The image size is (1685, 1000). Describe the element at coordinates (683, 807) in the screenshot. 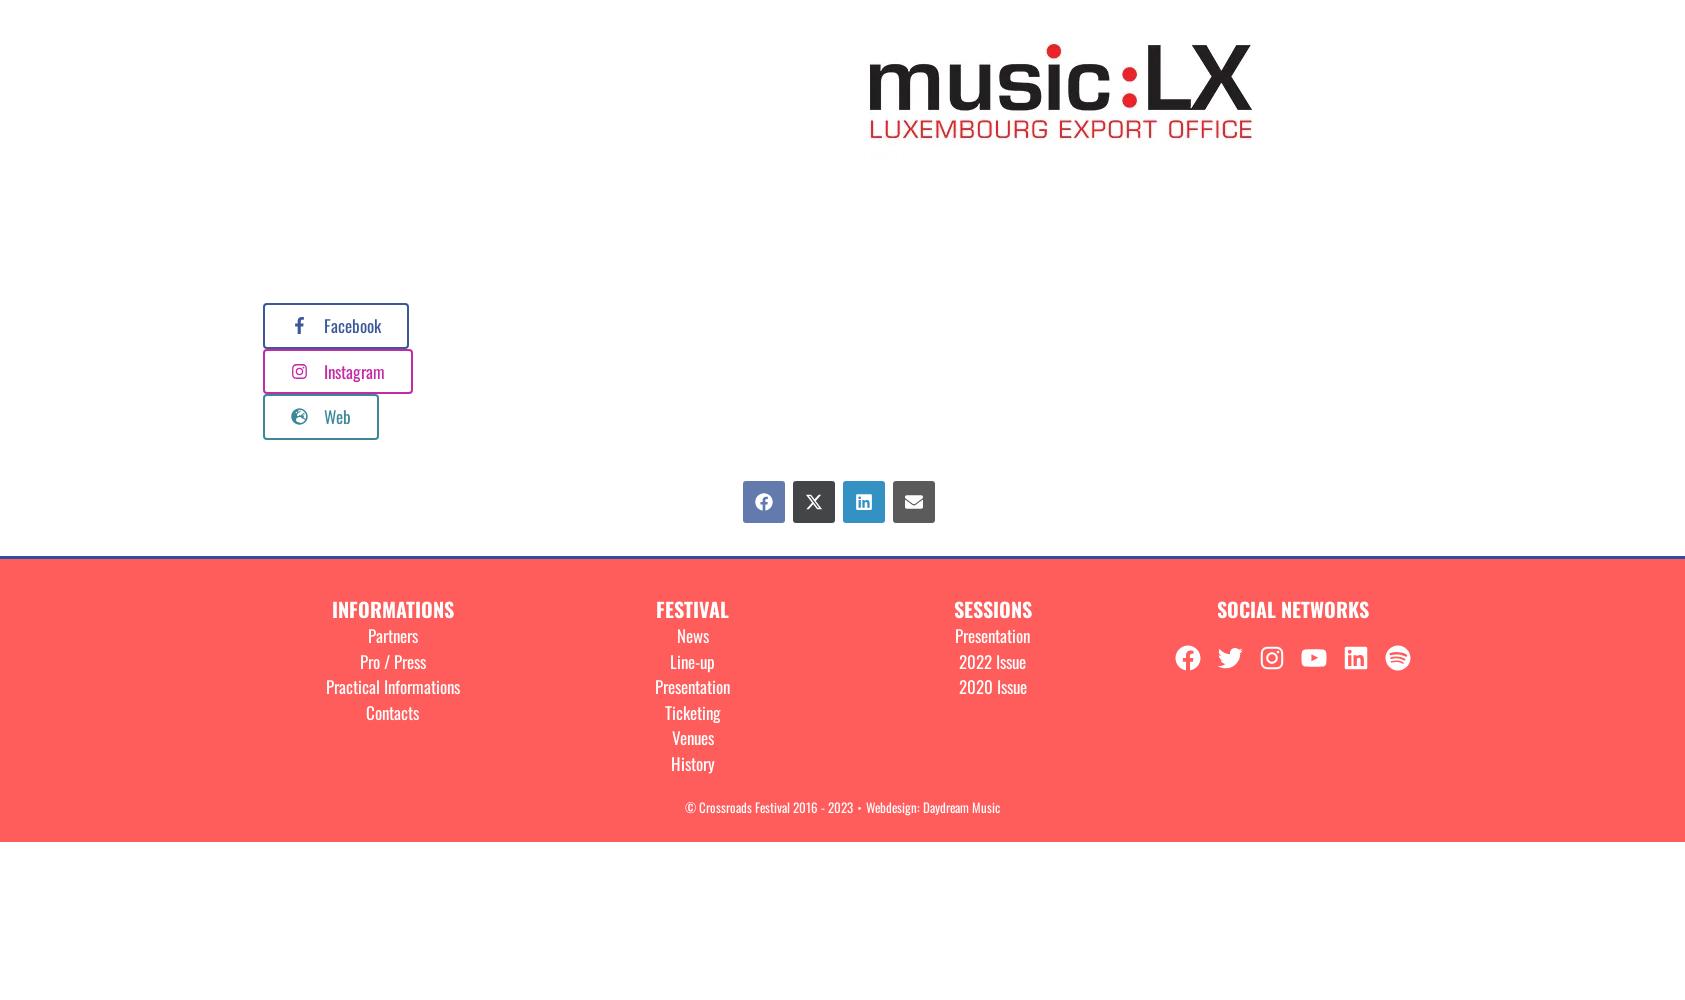

I see `'© Crossroads Festival 2016 - 2023・Webdesign:'` at that location.